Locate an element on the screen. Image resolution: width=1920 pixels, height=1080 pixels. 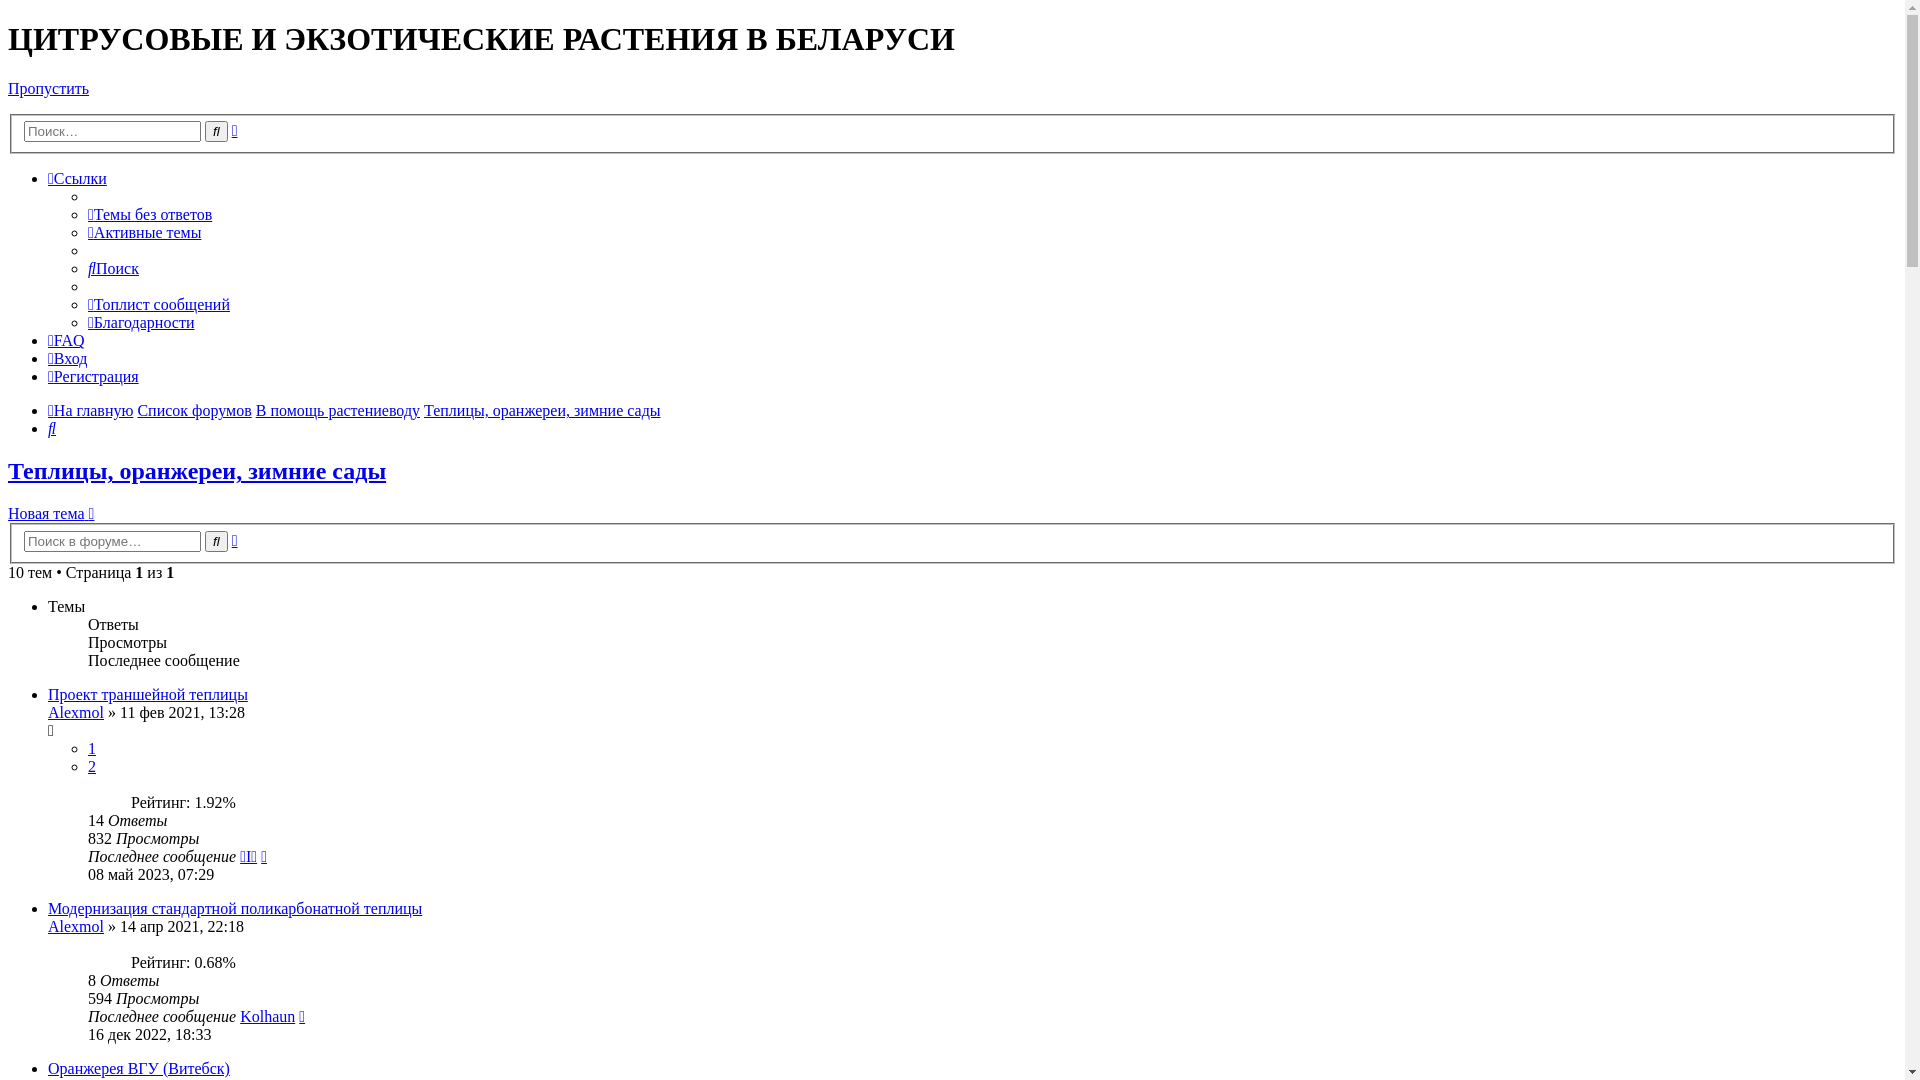
'Kolhaun' is located at coordinates (266, 1016).